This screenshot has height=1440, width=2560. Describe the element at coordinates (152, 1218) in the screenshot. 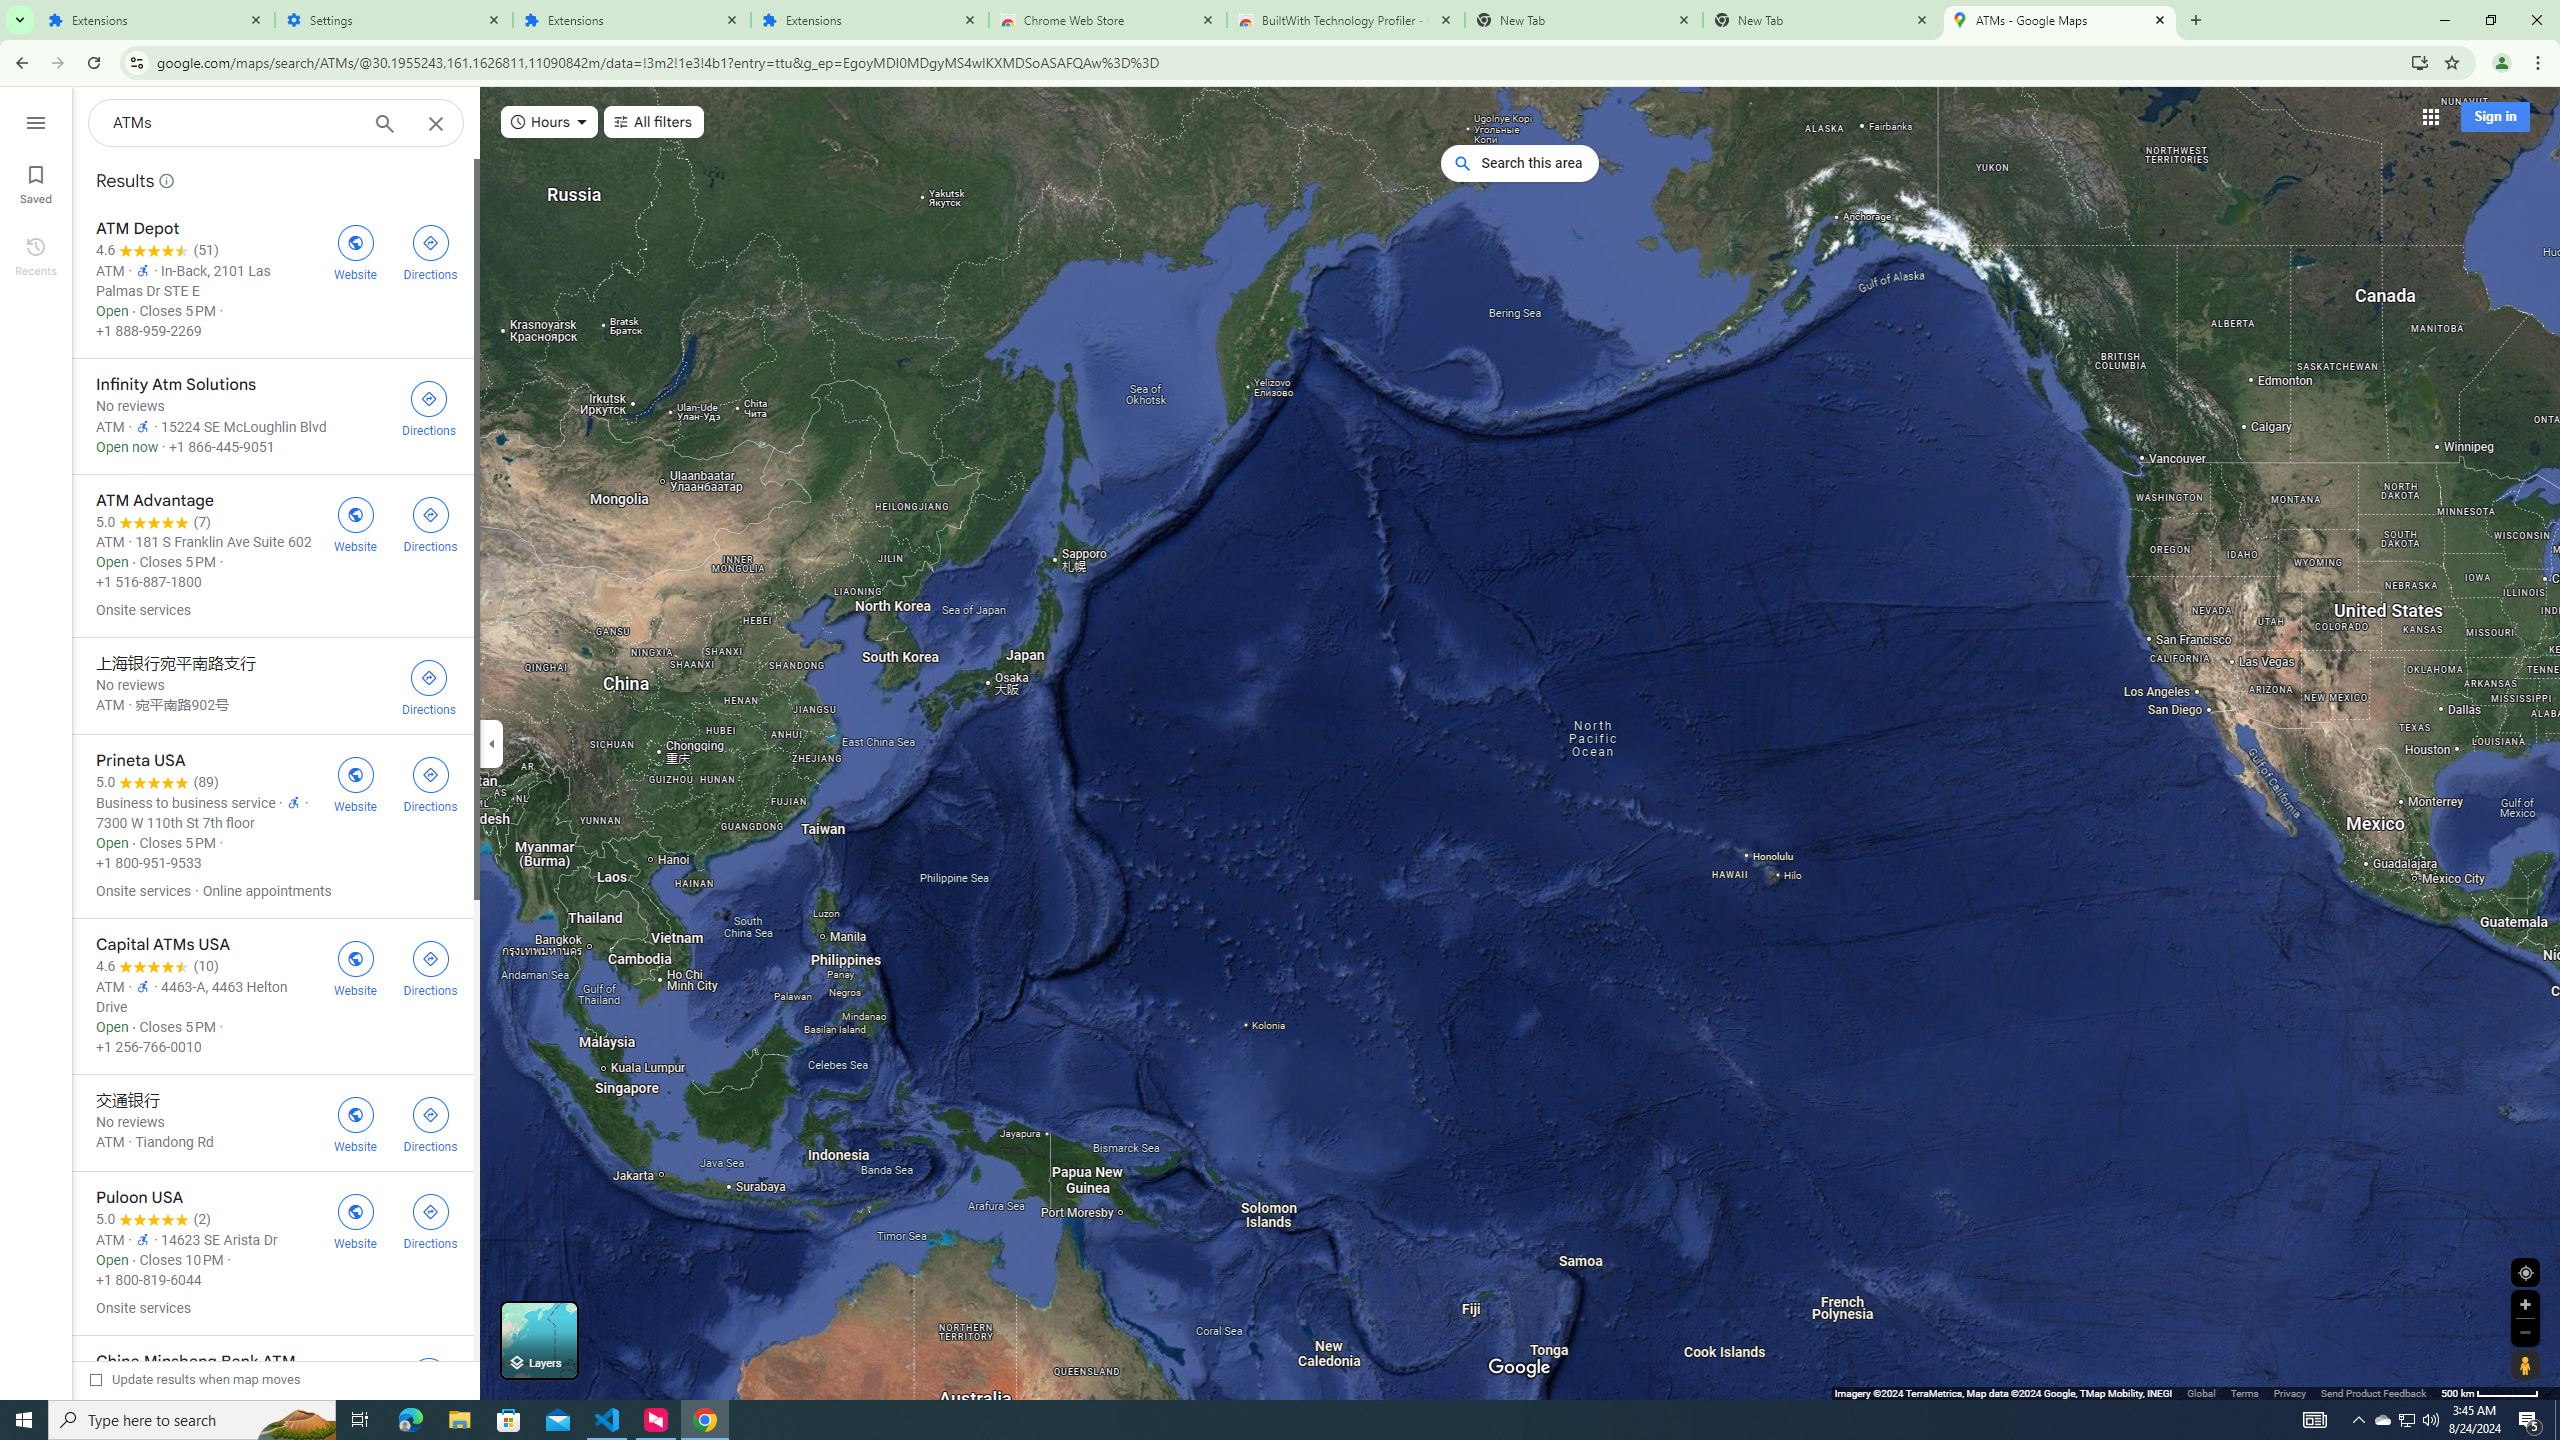

I see `'5.0 stars 2 Reviews'` at that location.